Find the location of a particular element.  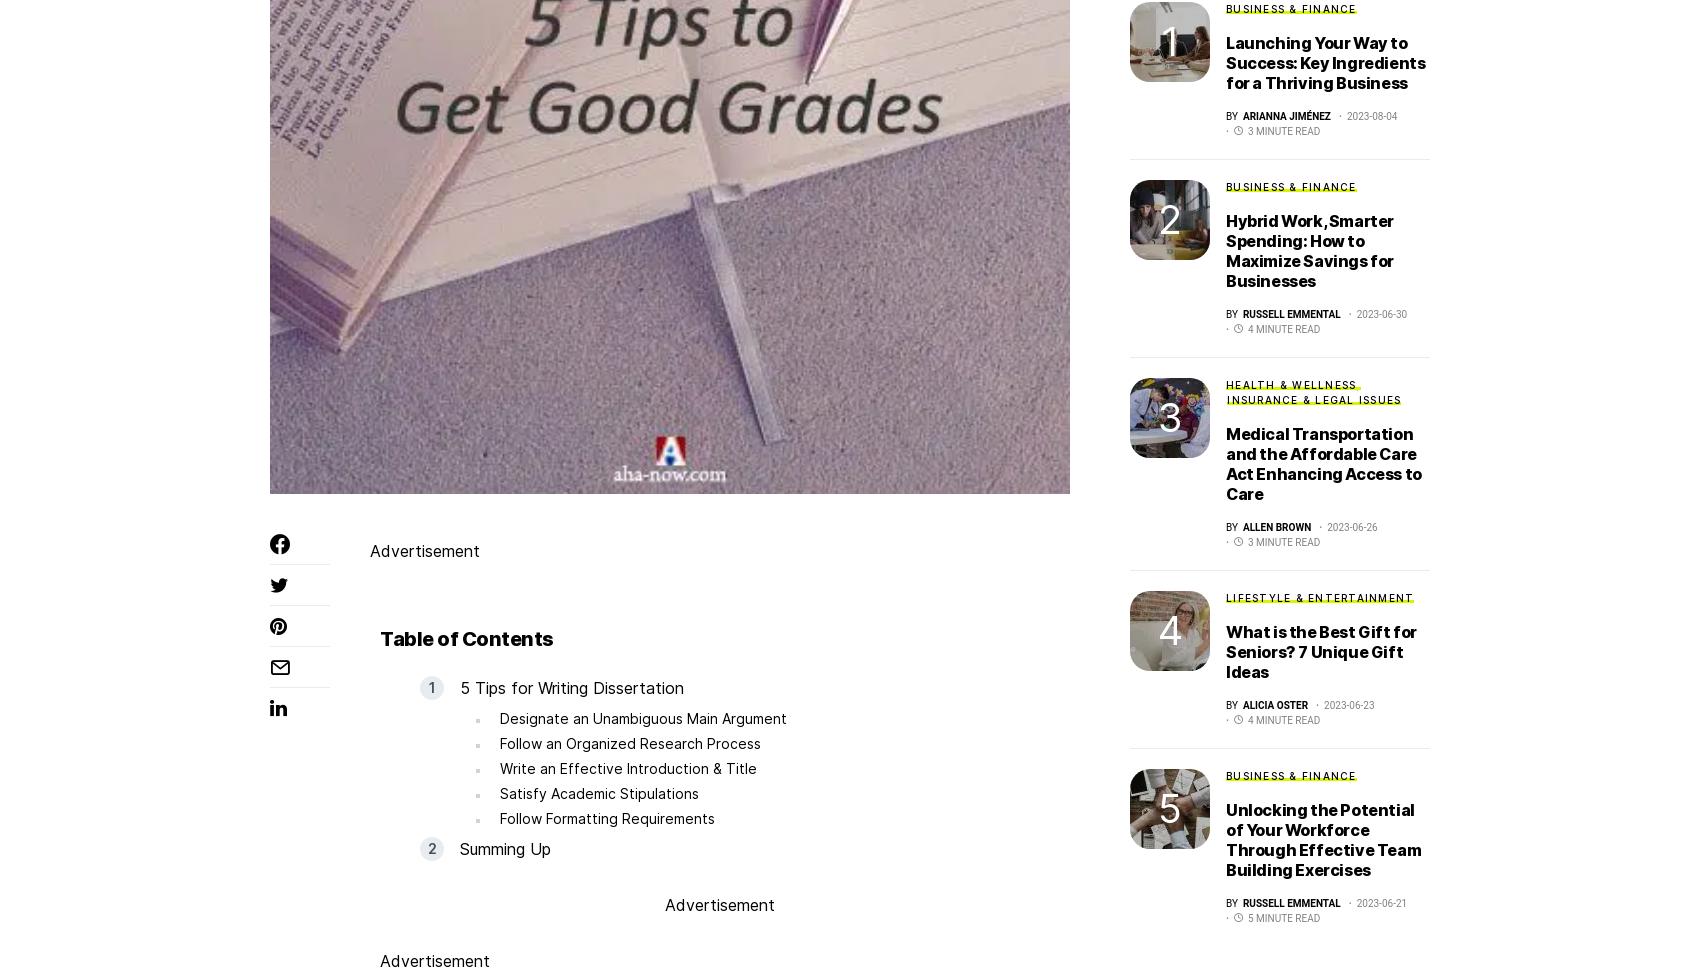

'Arianna Jiménez' is located at coordinates (1286, 115).